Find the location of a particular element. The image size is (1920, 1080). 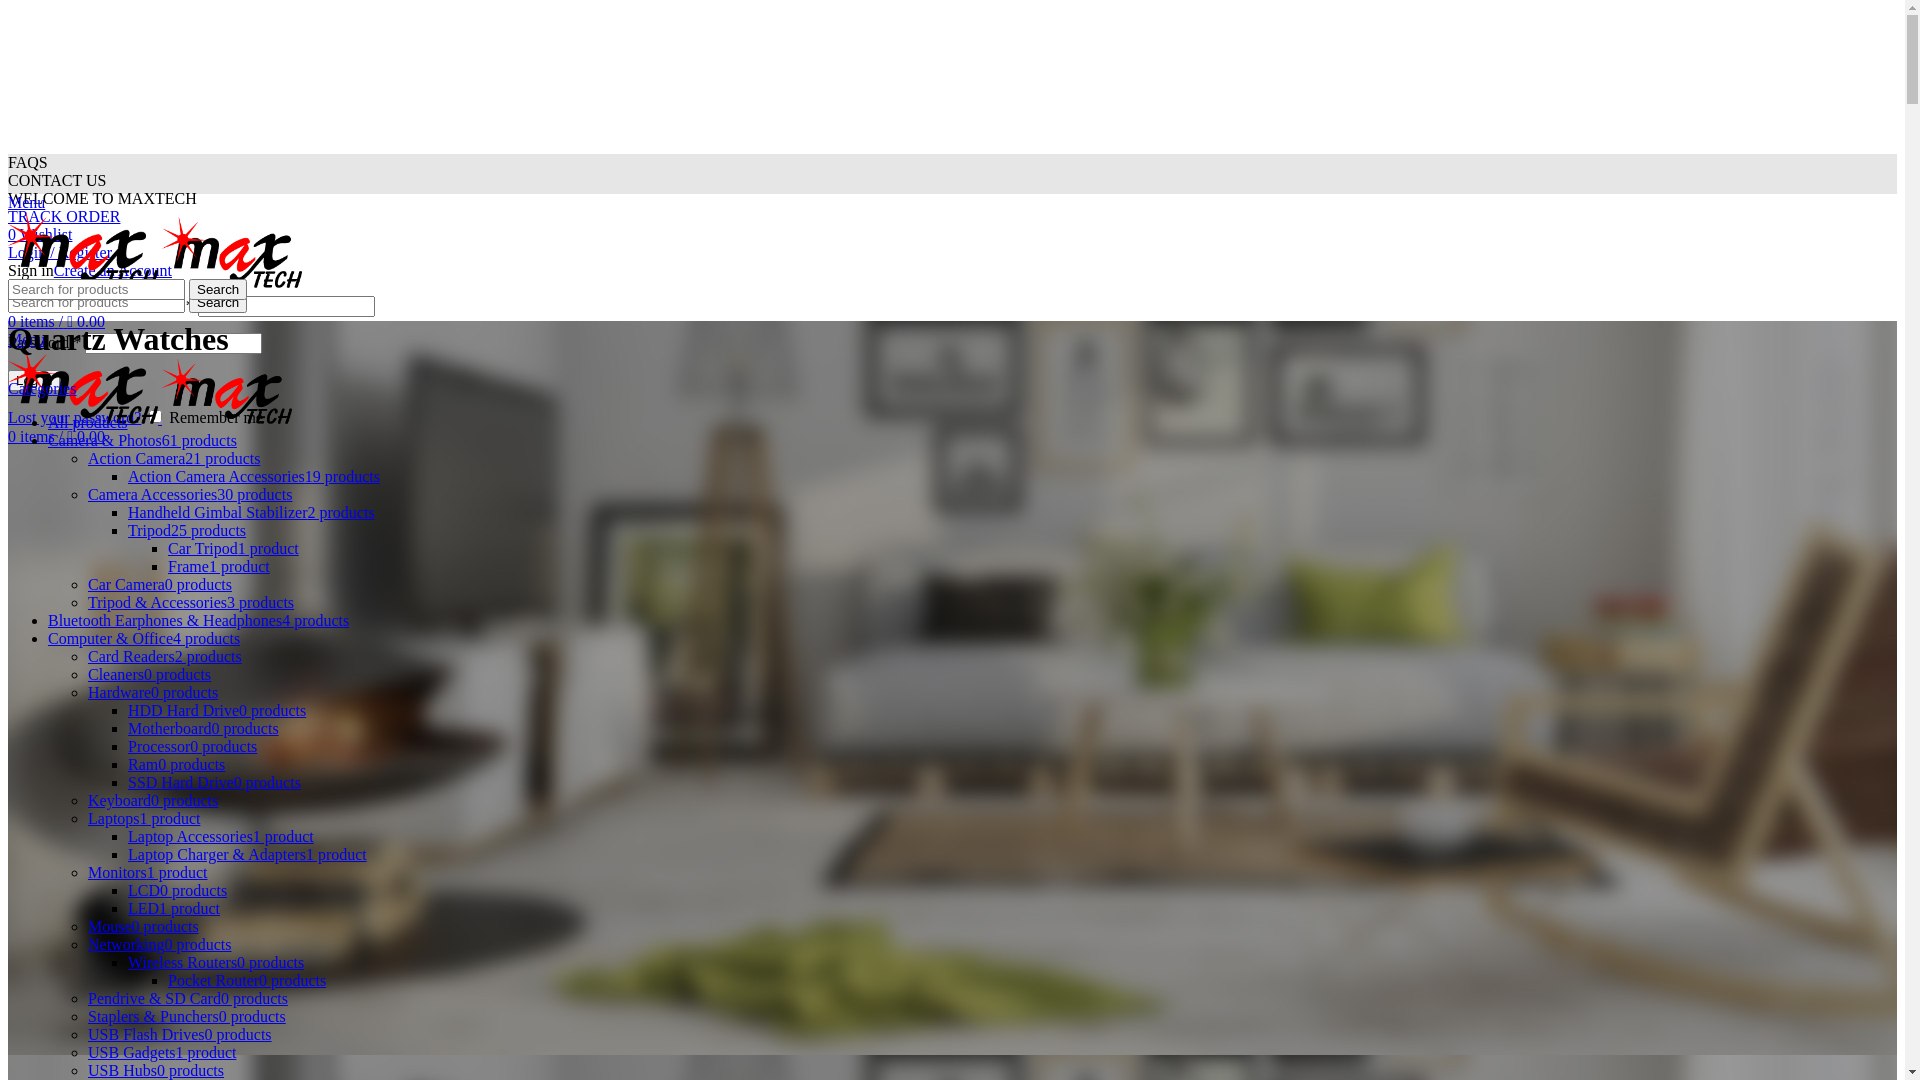

'Camera & Photos61 products' is located at coordinates (141, 439).